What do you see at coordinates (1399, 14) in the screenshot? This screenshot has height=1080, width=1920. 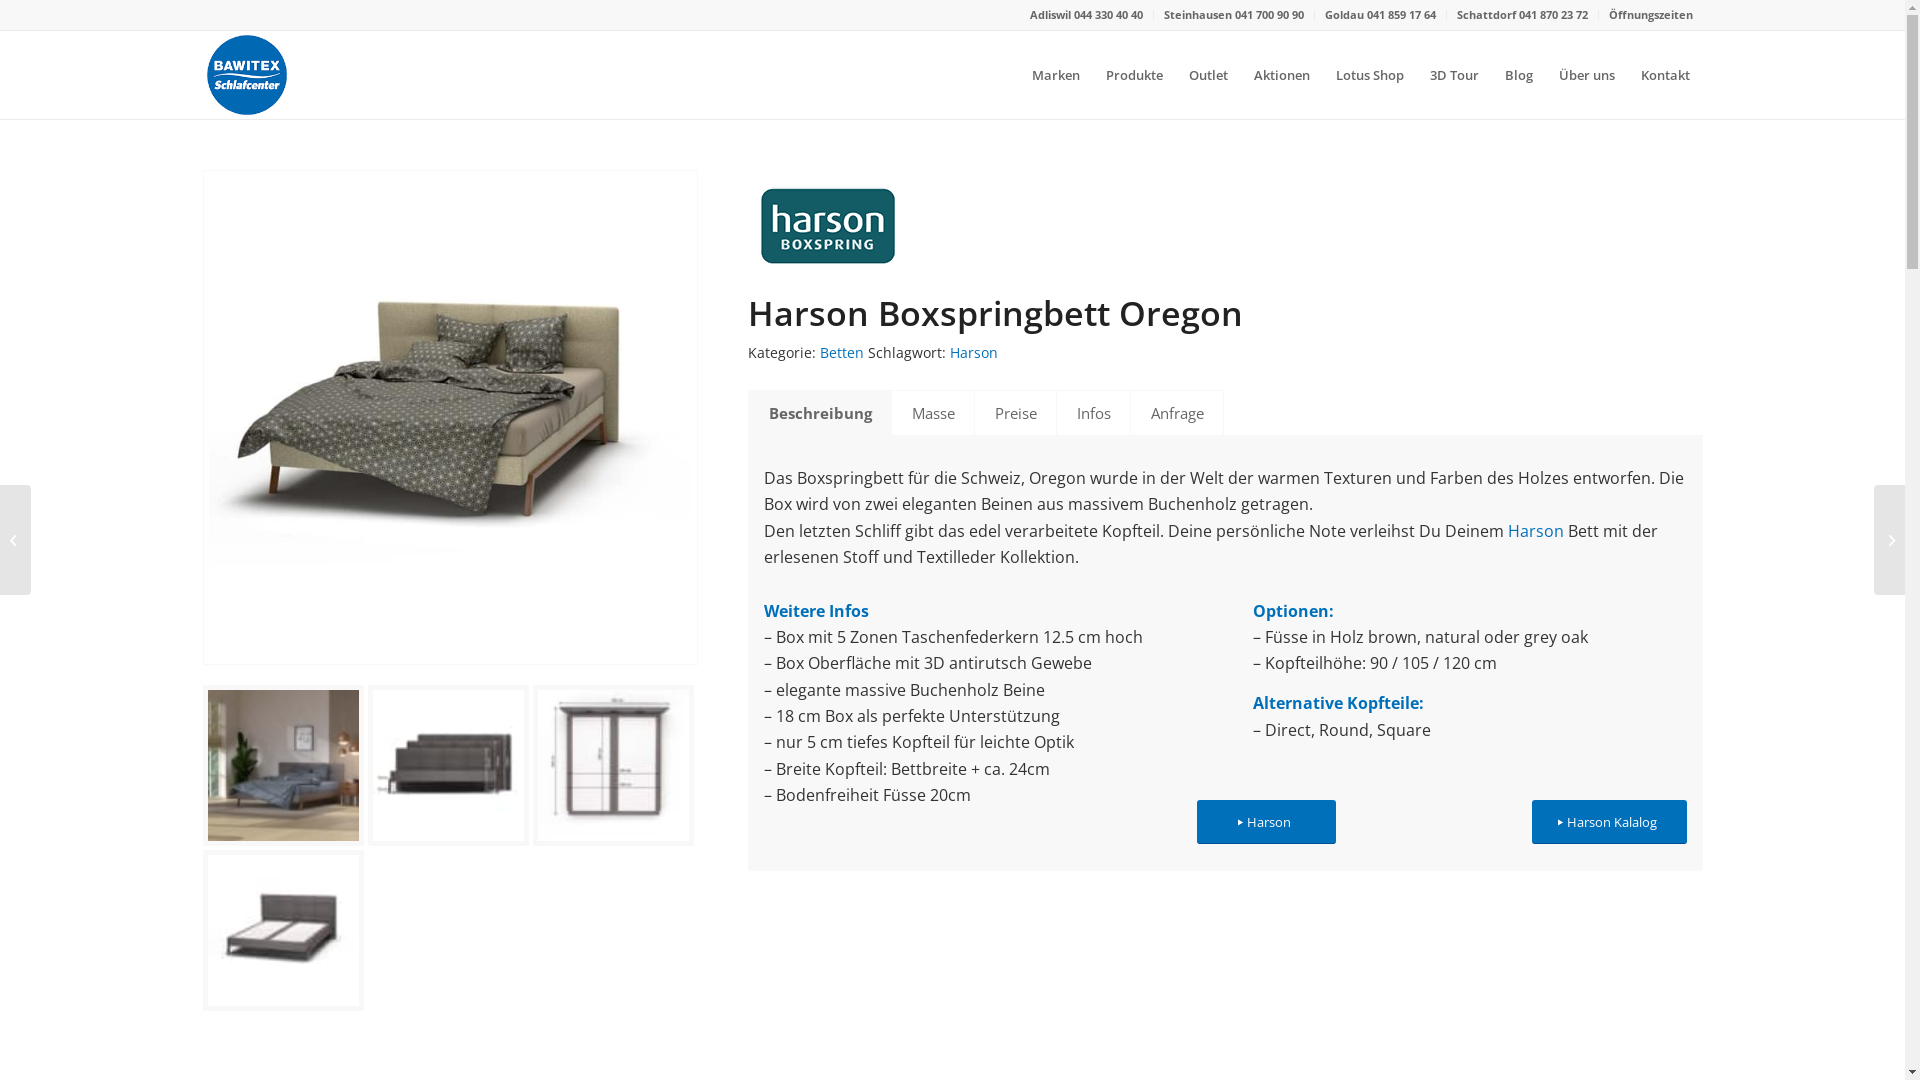 I see `'041 859 17 64'` at bounding box center [1399, 14].